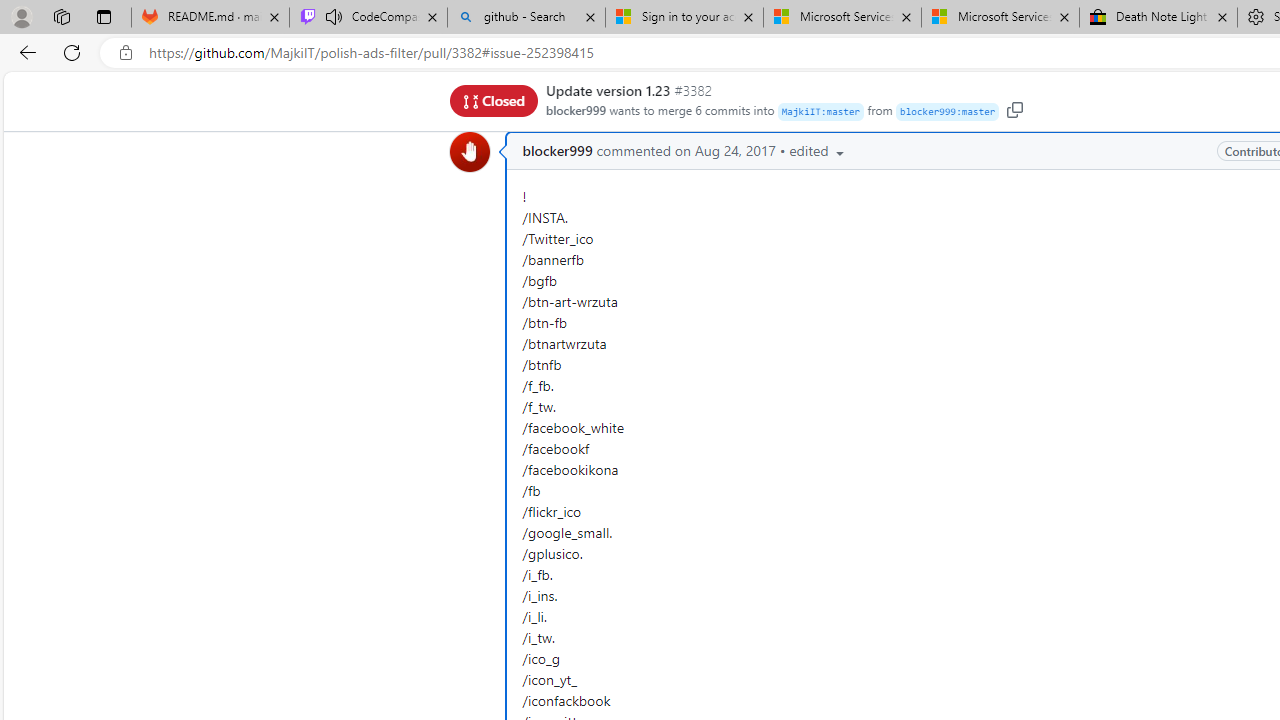  Describe the element at coordinates (946, 112) in the screenshot. I see `'blocker999 : master'` at that location.